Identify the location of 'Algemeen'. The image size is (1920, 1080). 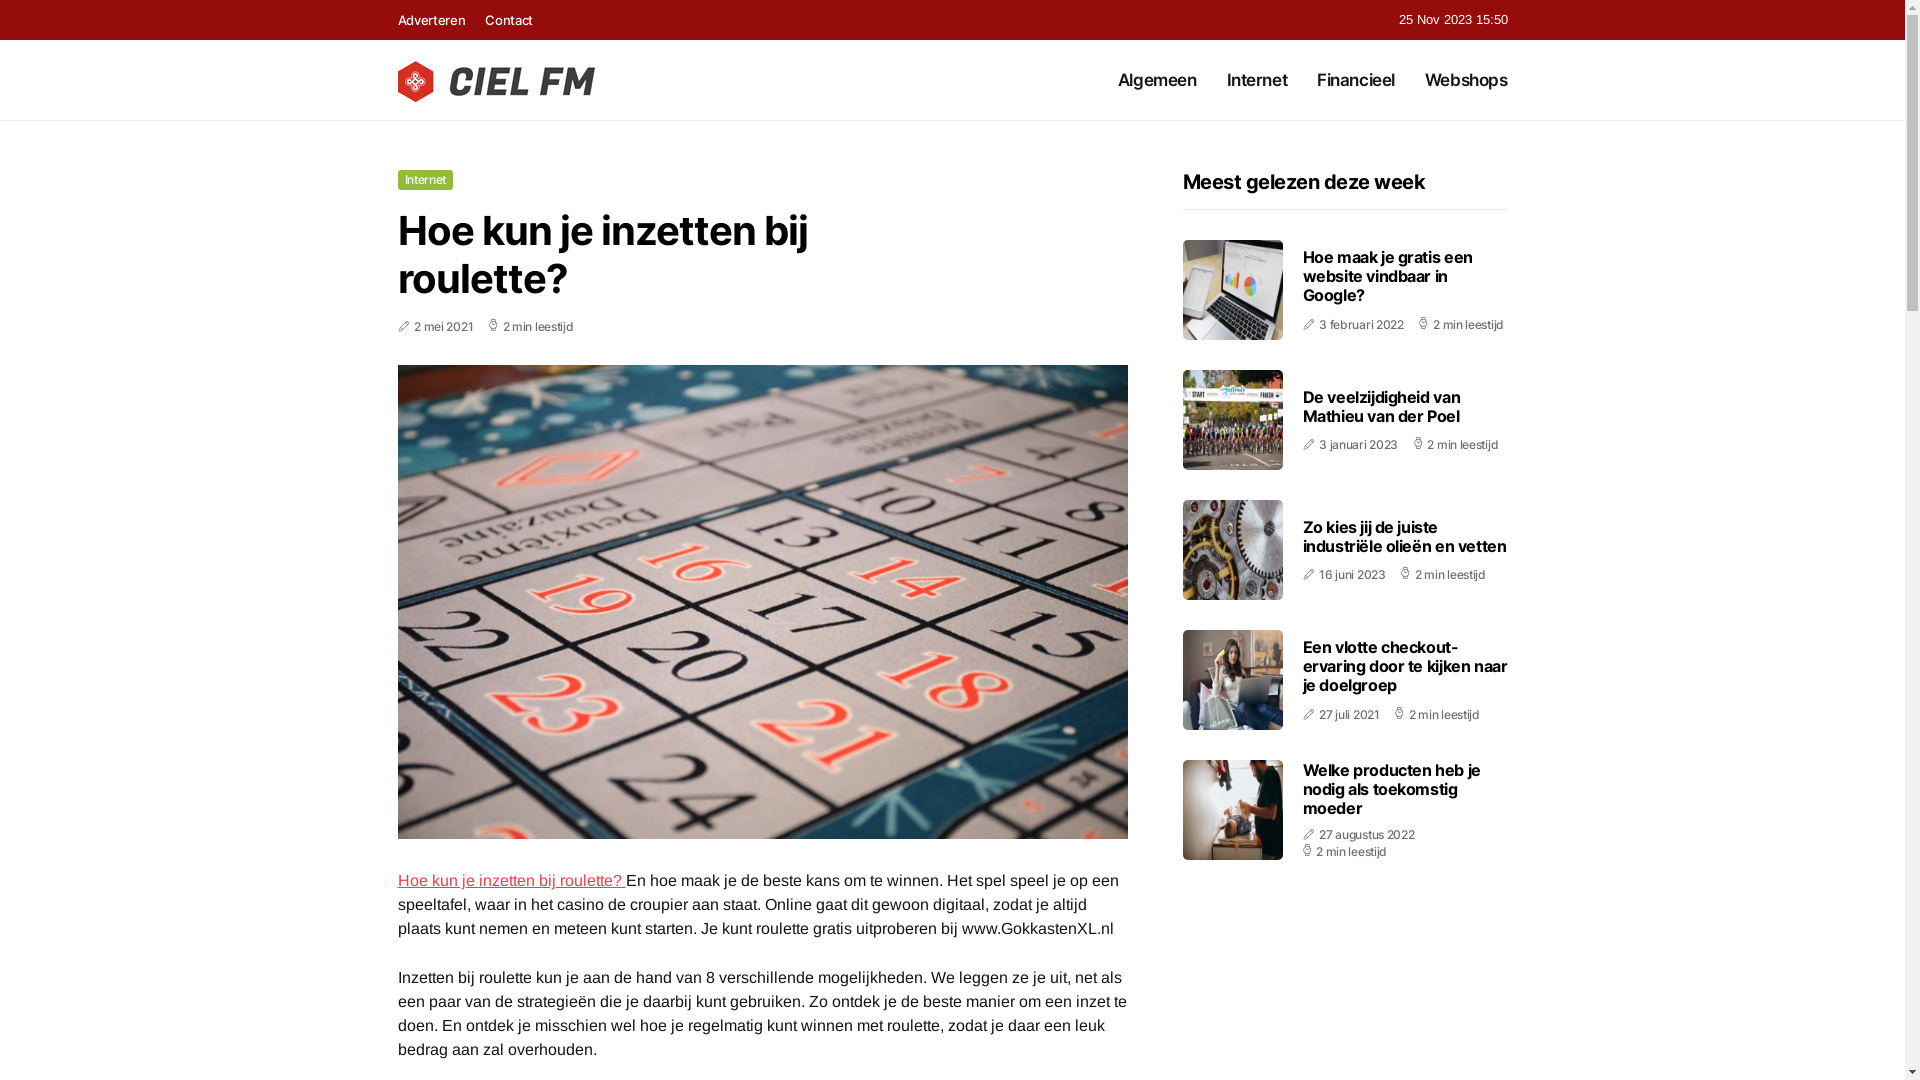
(1157, 79).